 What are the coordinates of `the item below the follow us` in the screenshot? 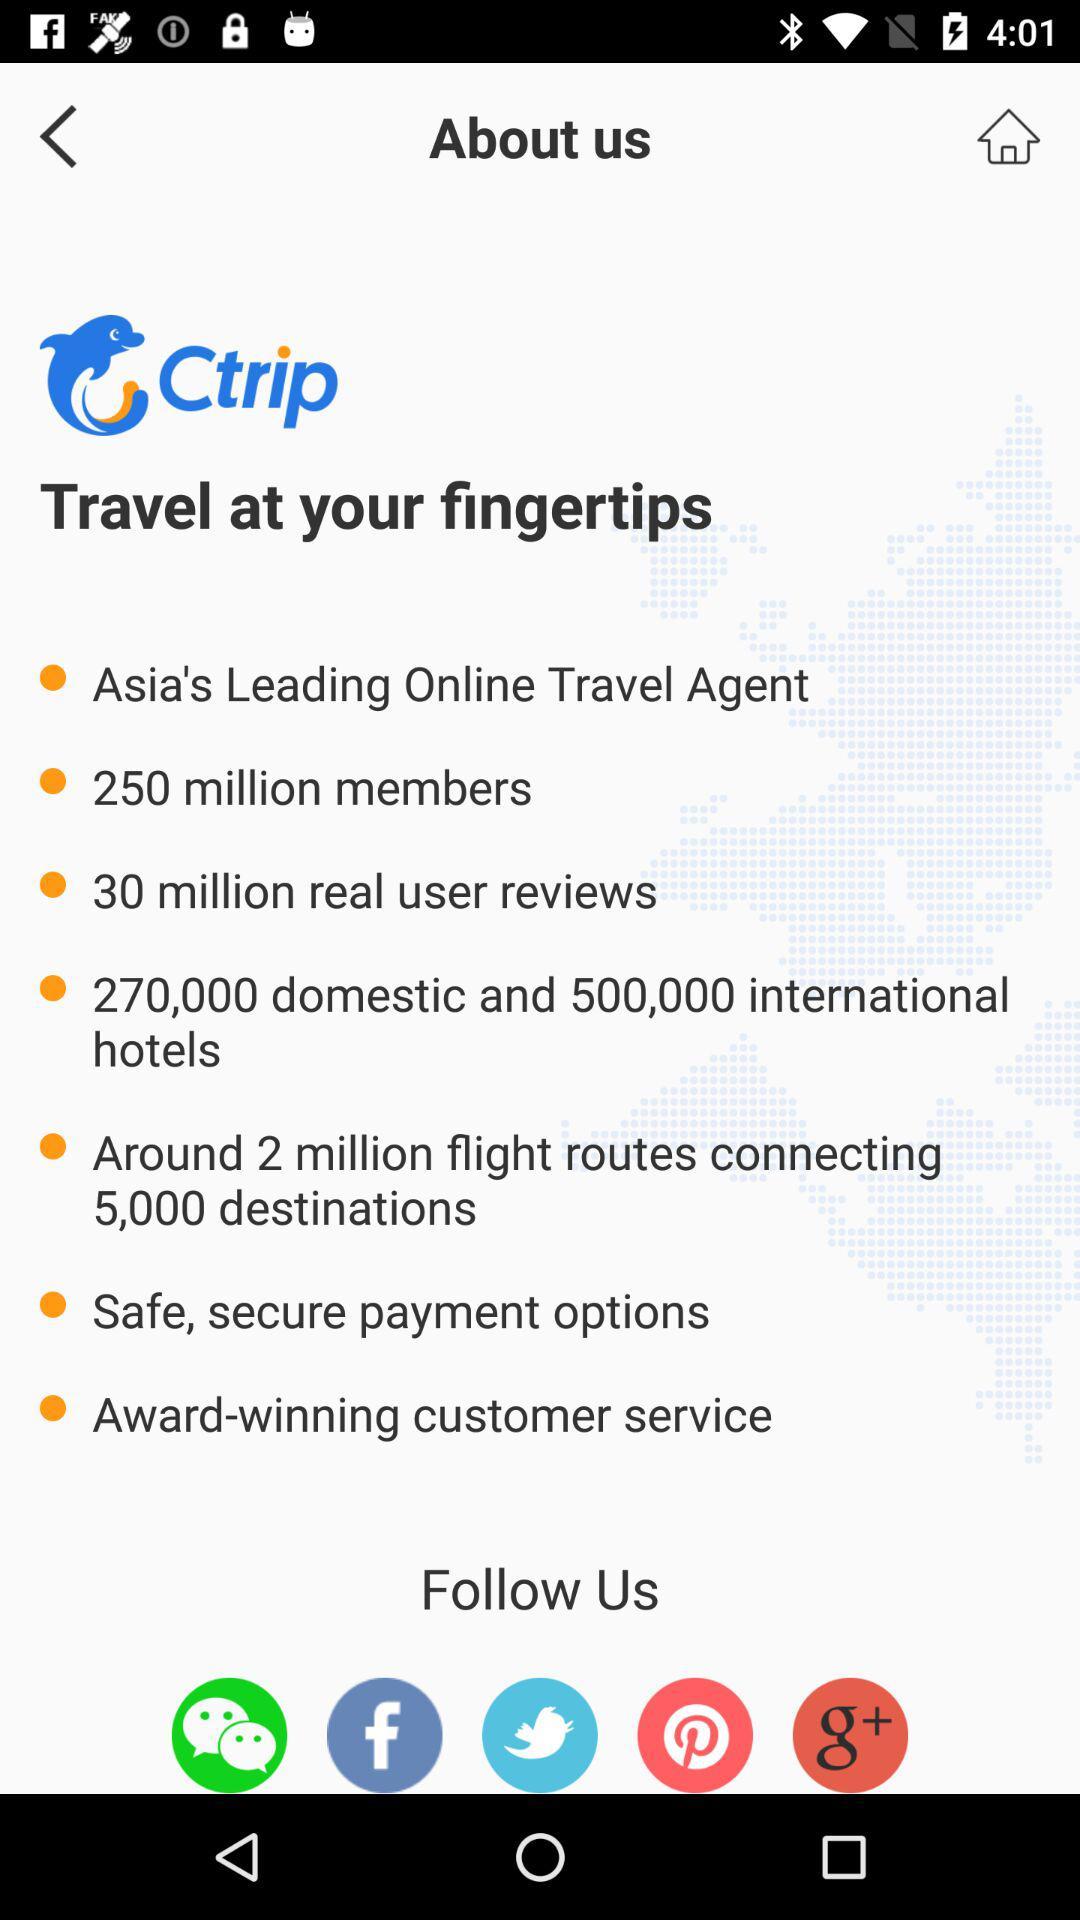 It's located at (694, 1734).